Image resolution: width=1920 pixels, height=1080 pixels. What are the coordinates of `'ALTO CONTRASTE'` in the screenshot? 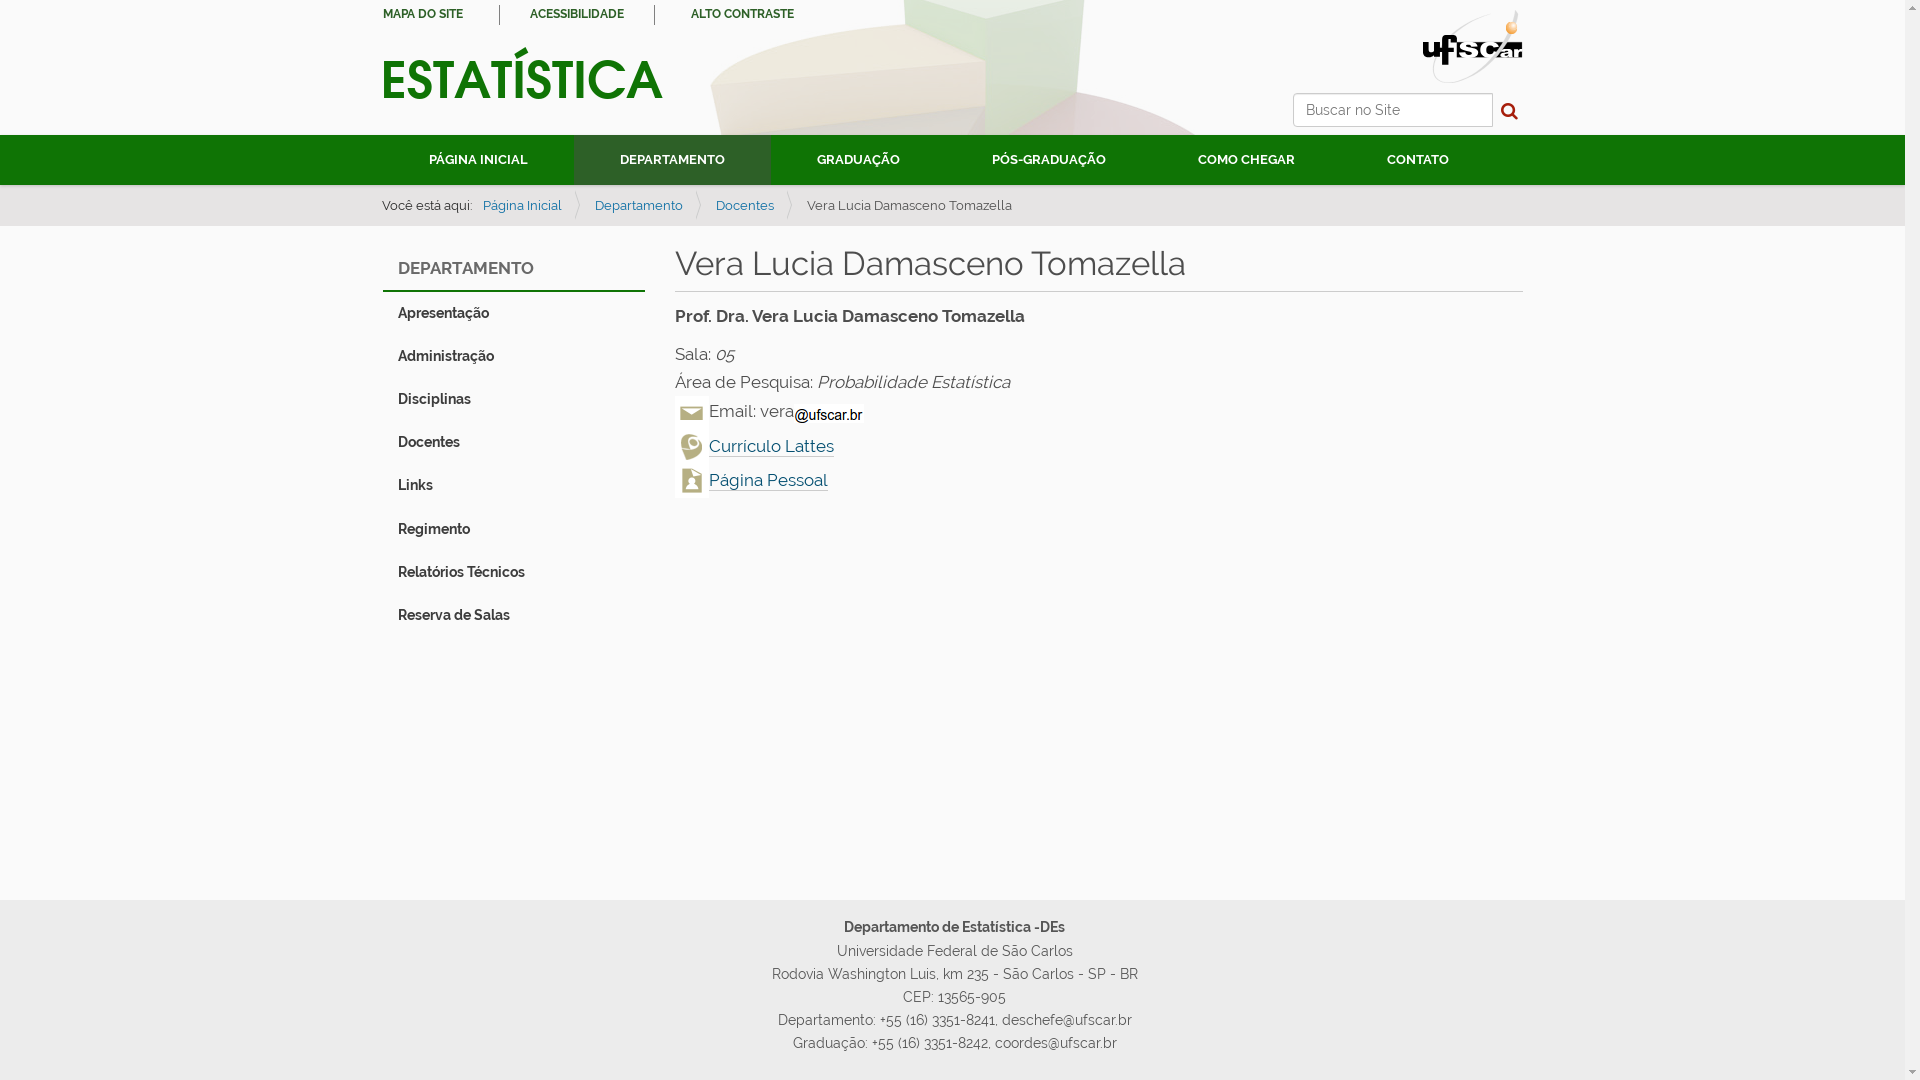 It's located at (740, 14).